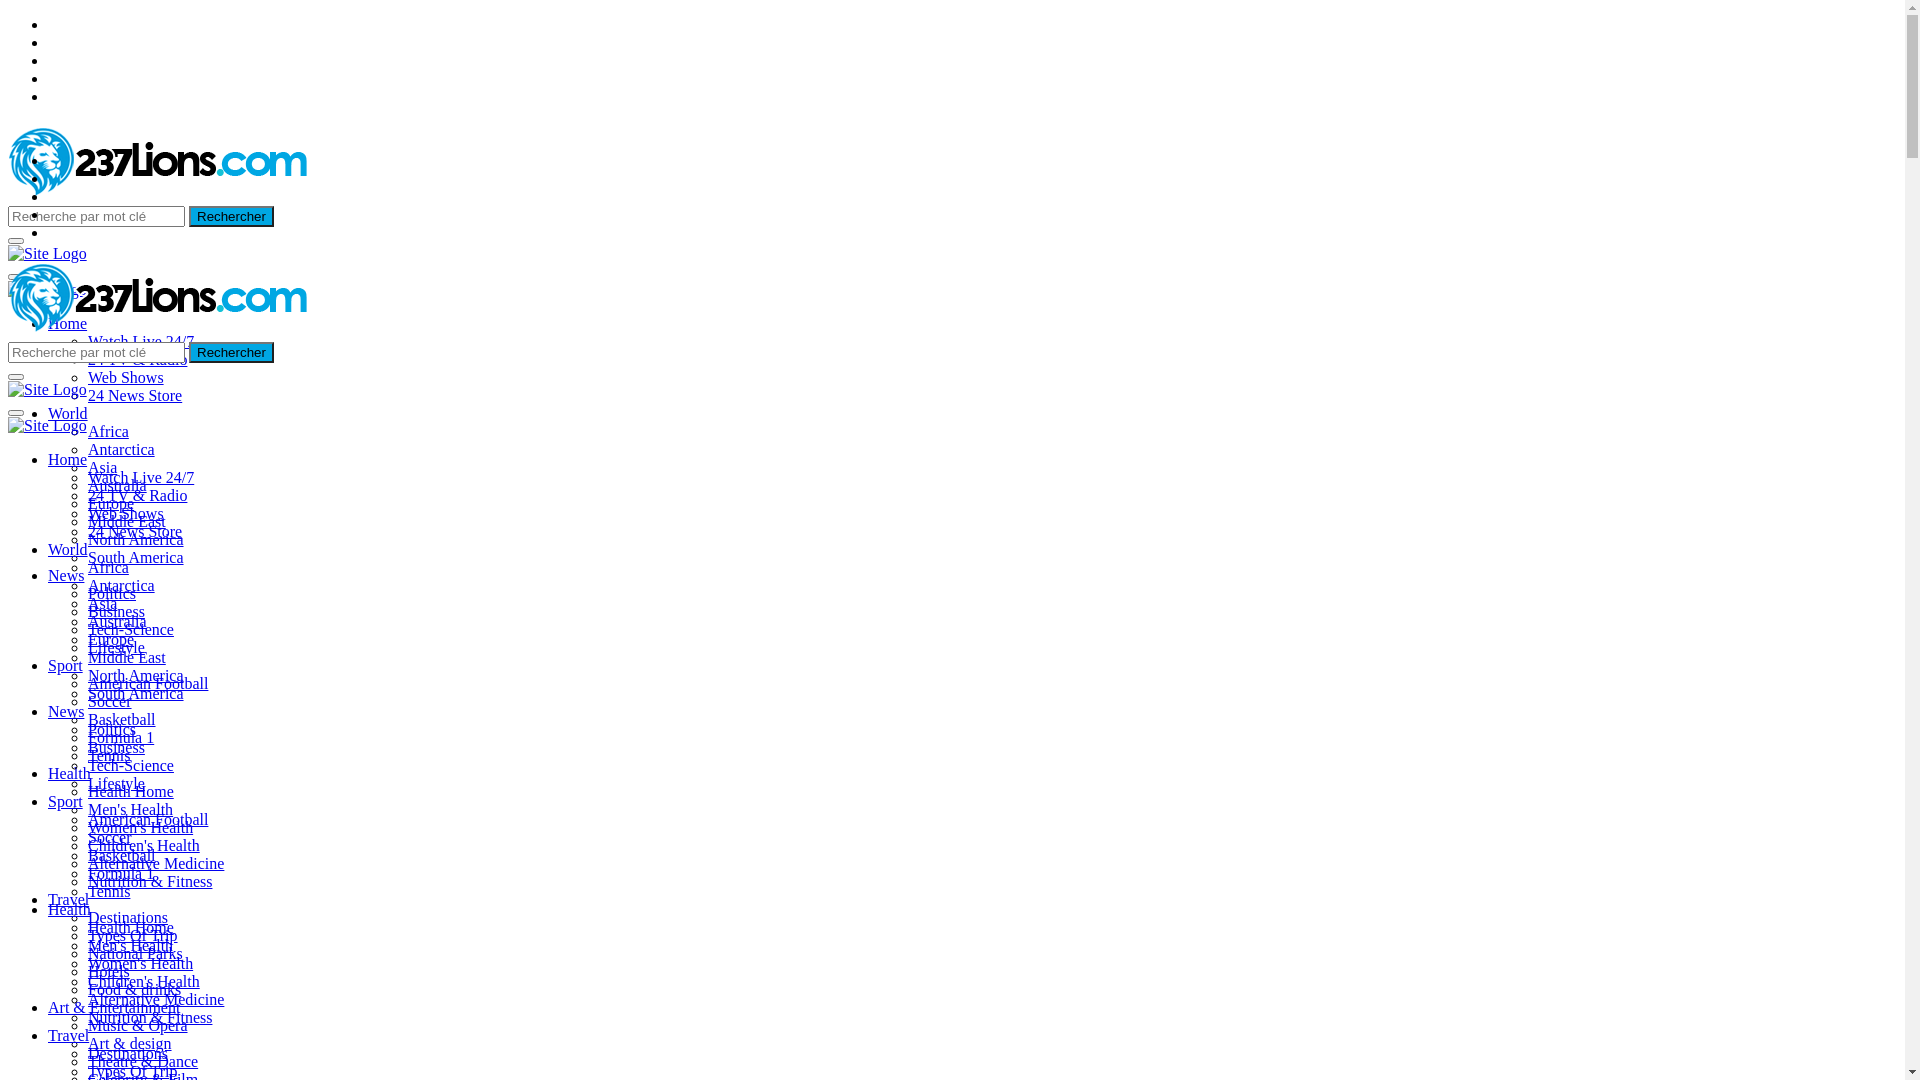 This screenshot has height=1080, width=1920. What do you see at coordinates (48, 710) in the screenshot?
I see `'News'` at bounding box center [48, 710].